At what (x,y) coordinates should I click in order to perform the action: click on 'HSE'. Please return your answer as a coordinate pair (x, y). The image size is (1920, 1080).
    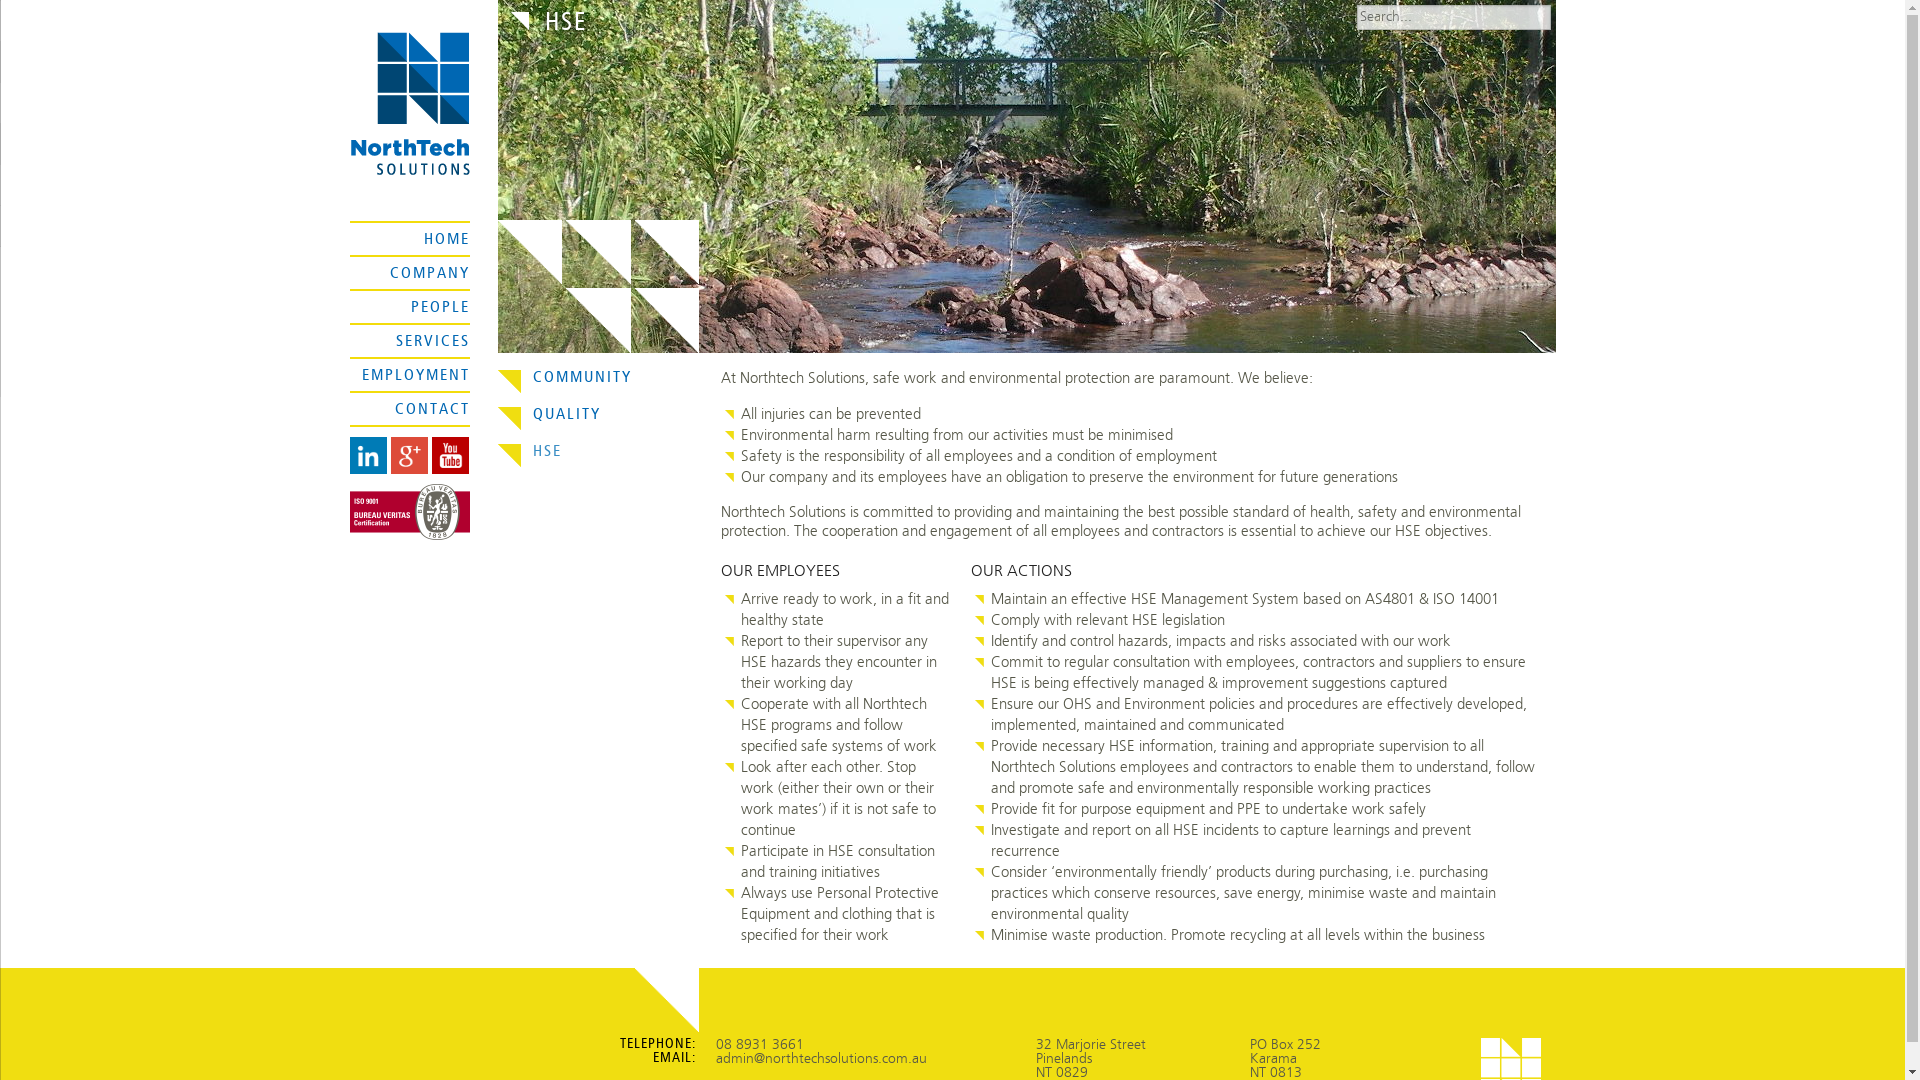
    Looking at the image, I should click on (601, 457).